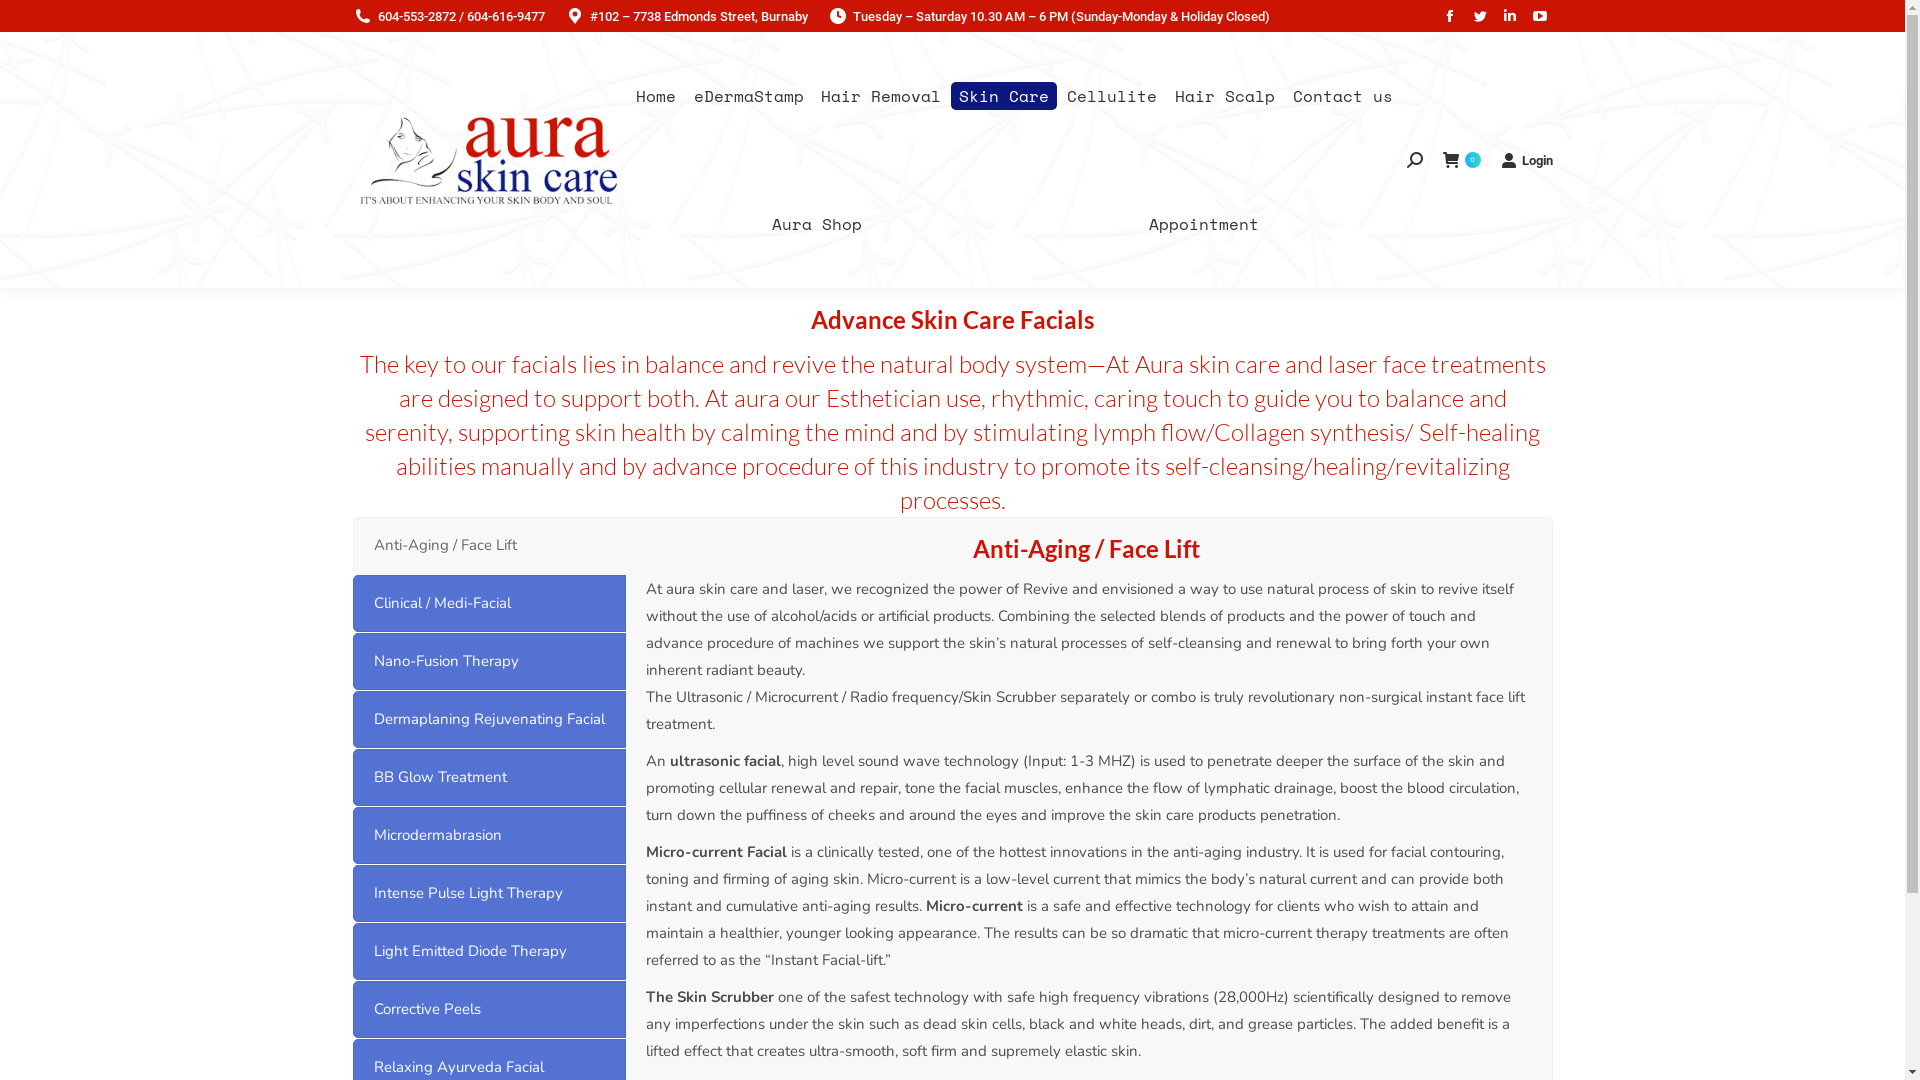 Image resolution: width=1920 pixels, height=1080 pixels. I want to click on 'eDermaStamp', so click(747, 96).